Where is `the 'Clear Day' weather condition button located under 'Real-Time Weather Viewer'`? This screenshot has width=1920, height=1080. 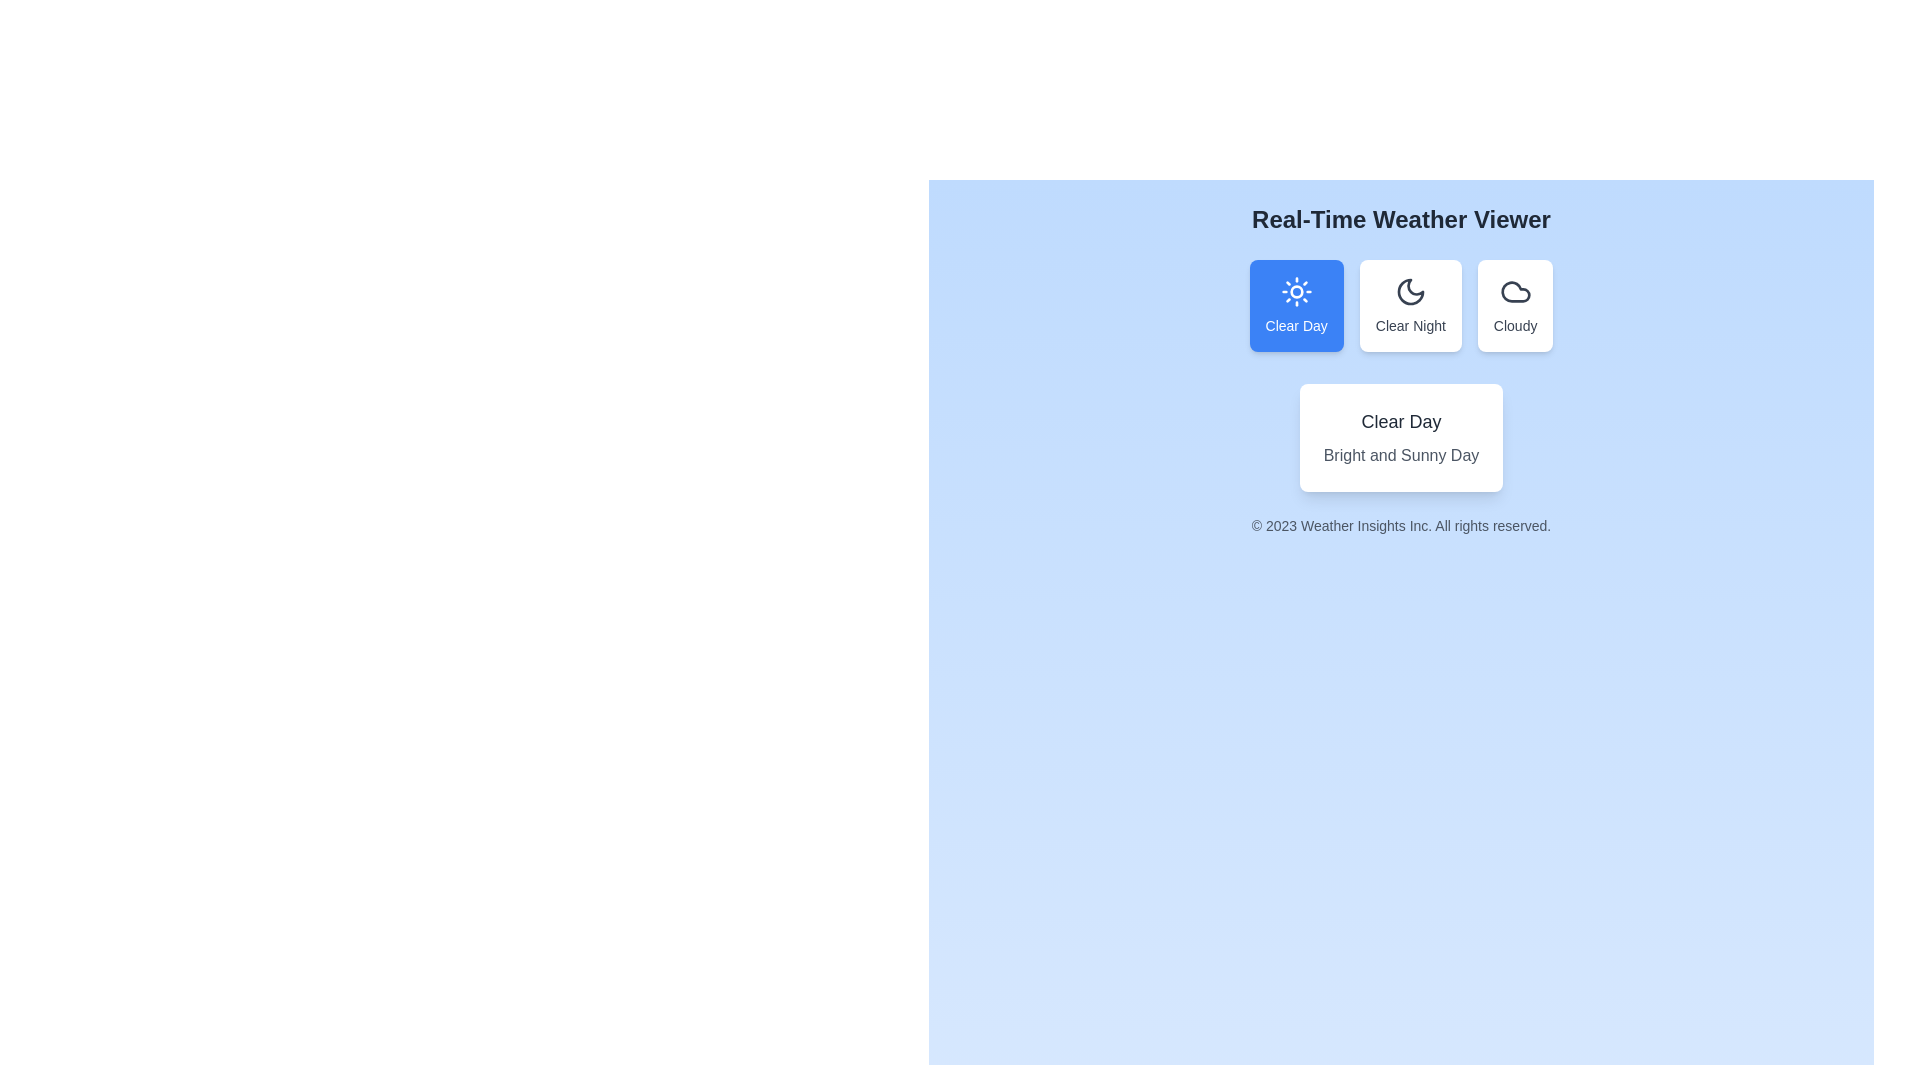
the 'Clear Day' weather condition button located under 'Real-Time Weather Viewer' is located at coordinates (1296, 305).